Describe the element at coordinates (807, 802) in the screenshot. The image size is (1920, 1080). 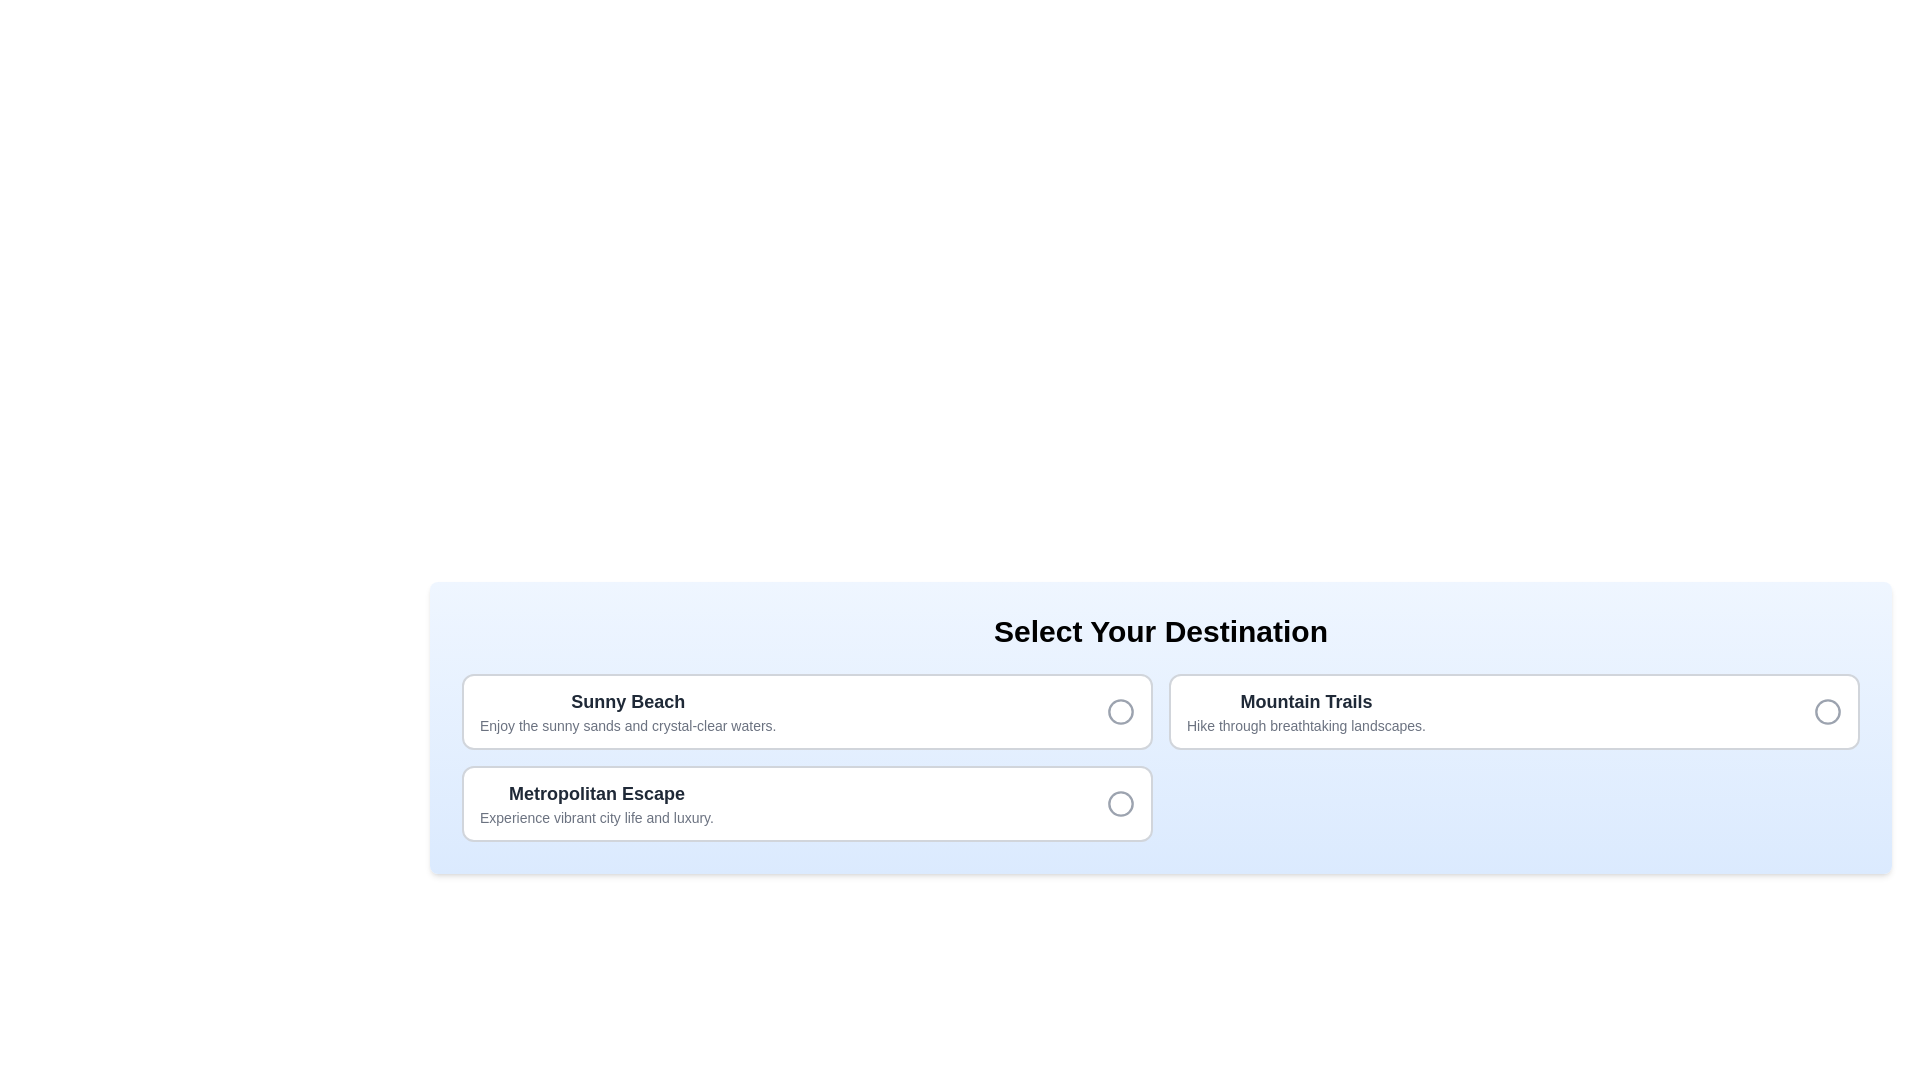
I see `the 'Metropolitan Escape' selection box to trigger visual feedback` at that location.